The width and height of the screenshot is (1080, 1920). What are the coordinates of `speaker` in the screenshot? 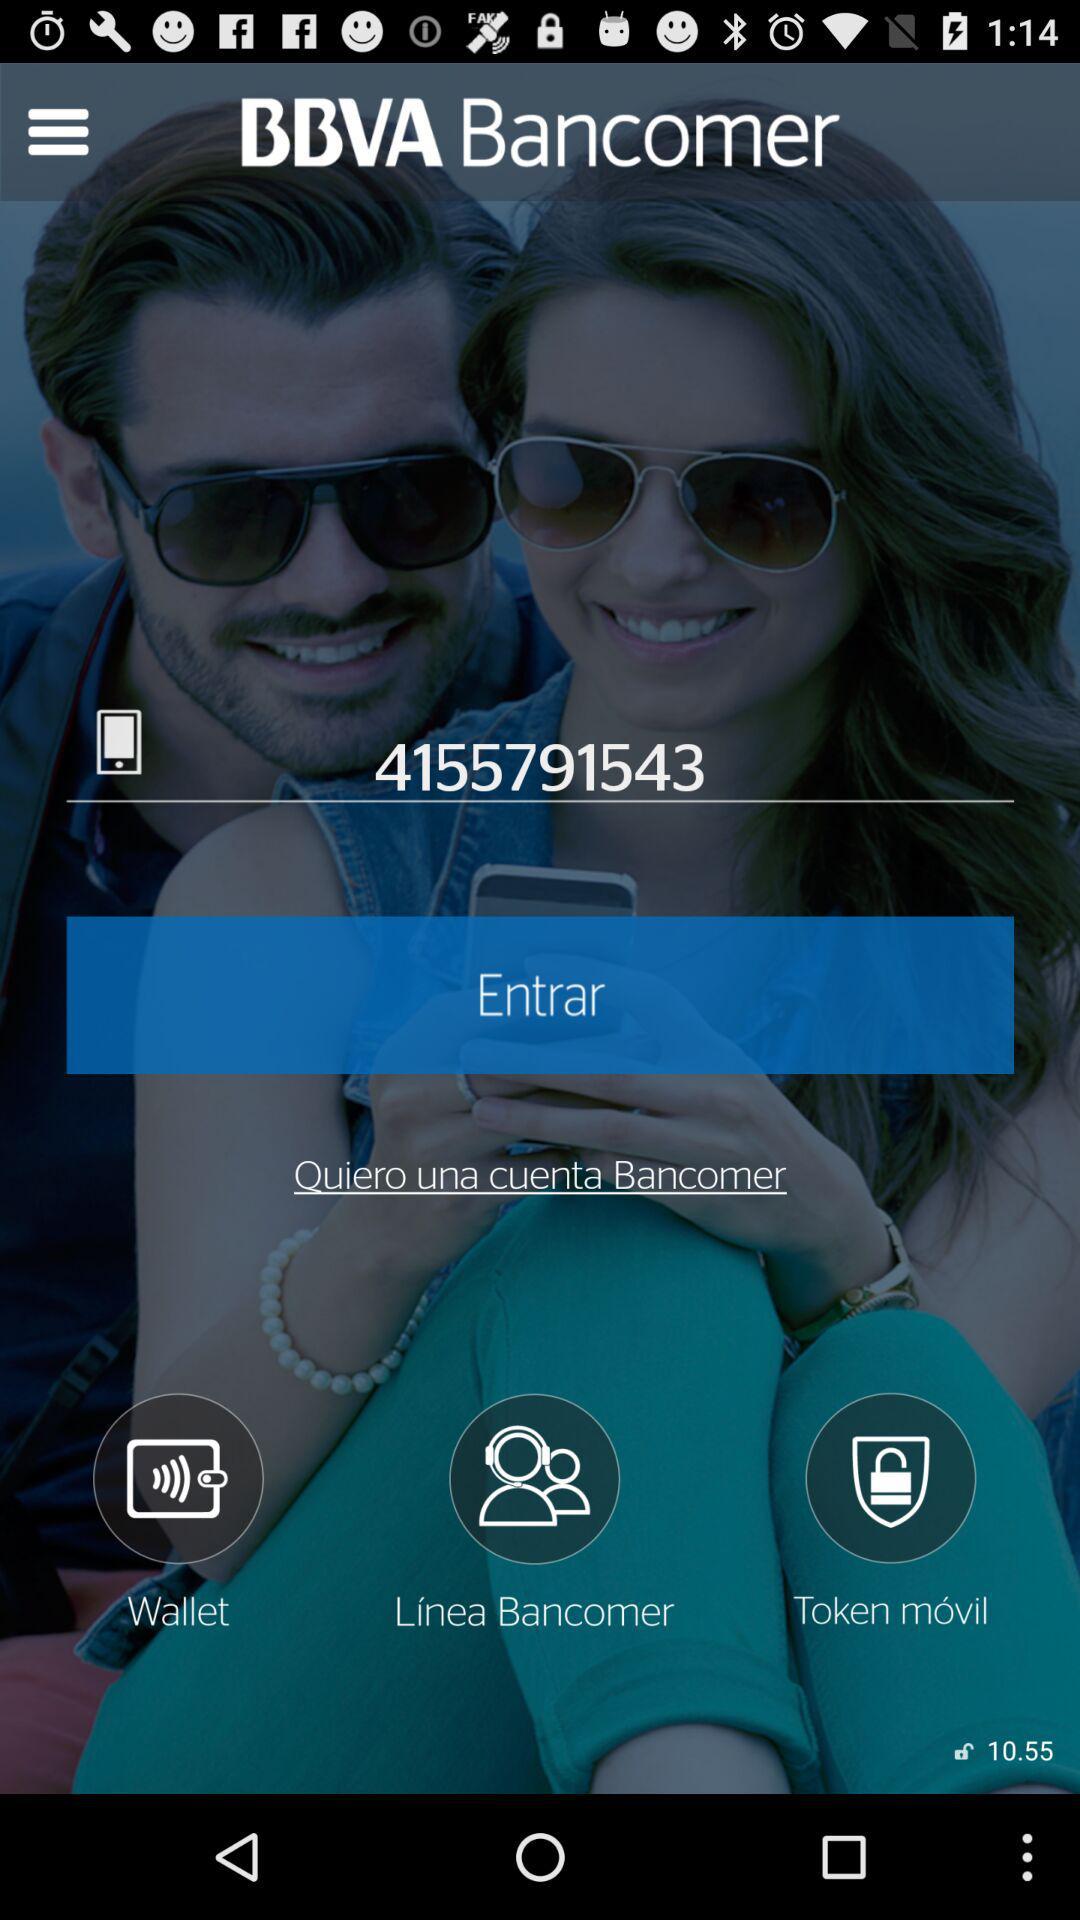 It's located at (176, 1511).